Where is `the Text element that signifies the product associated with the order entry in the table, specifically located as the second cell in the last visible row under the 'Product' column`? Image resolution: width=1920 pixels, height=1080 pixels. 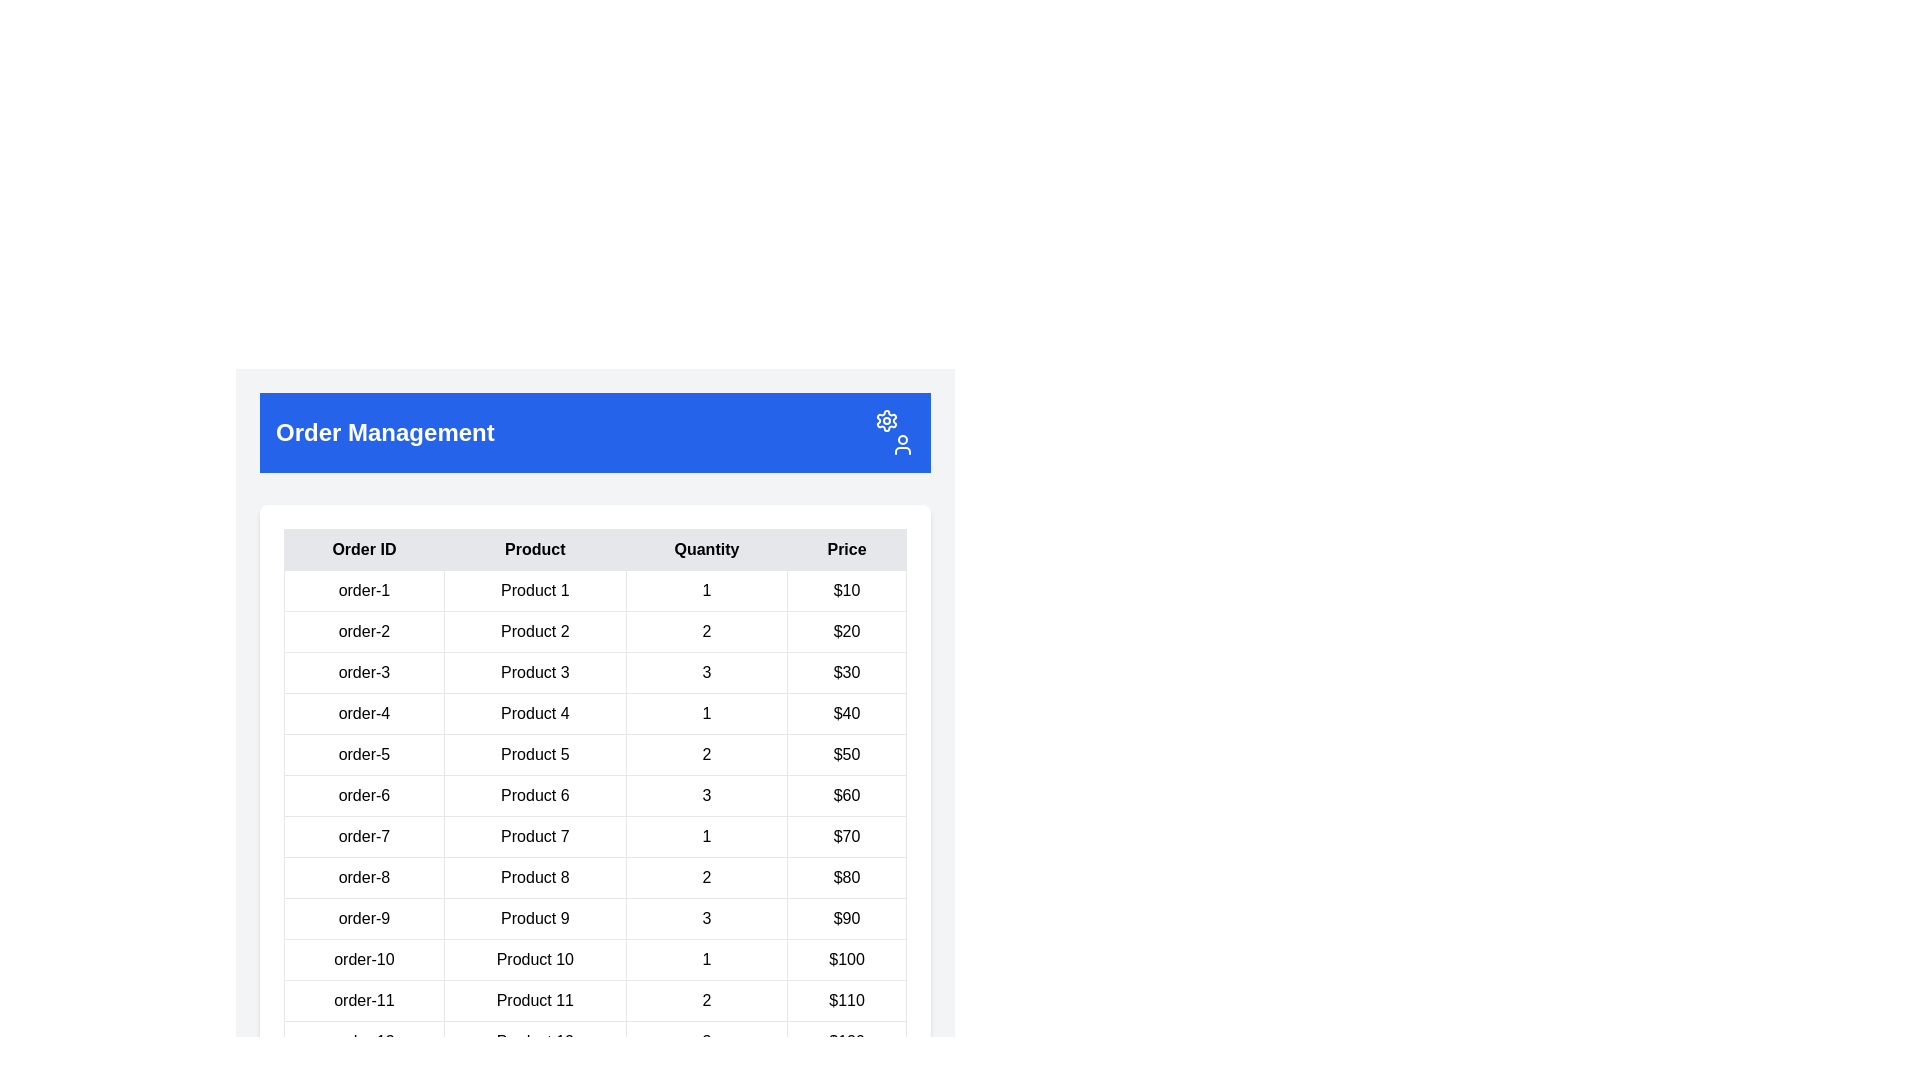
the Text element that signifies the product associated with the order entry in the table, specifically located as the second cell in the last visible row under the 'Product' column is located at coordinates (535, 1040).